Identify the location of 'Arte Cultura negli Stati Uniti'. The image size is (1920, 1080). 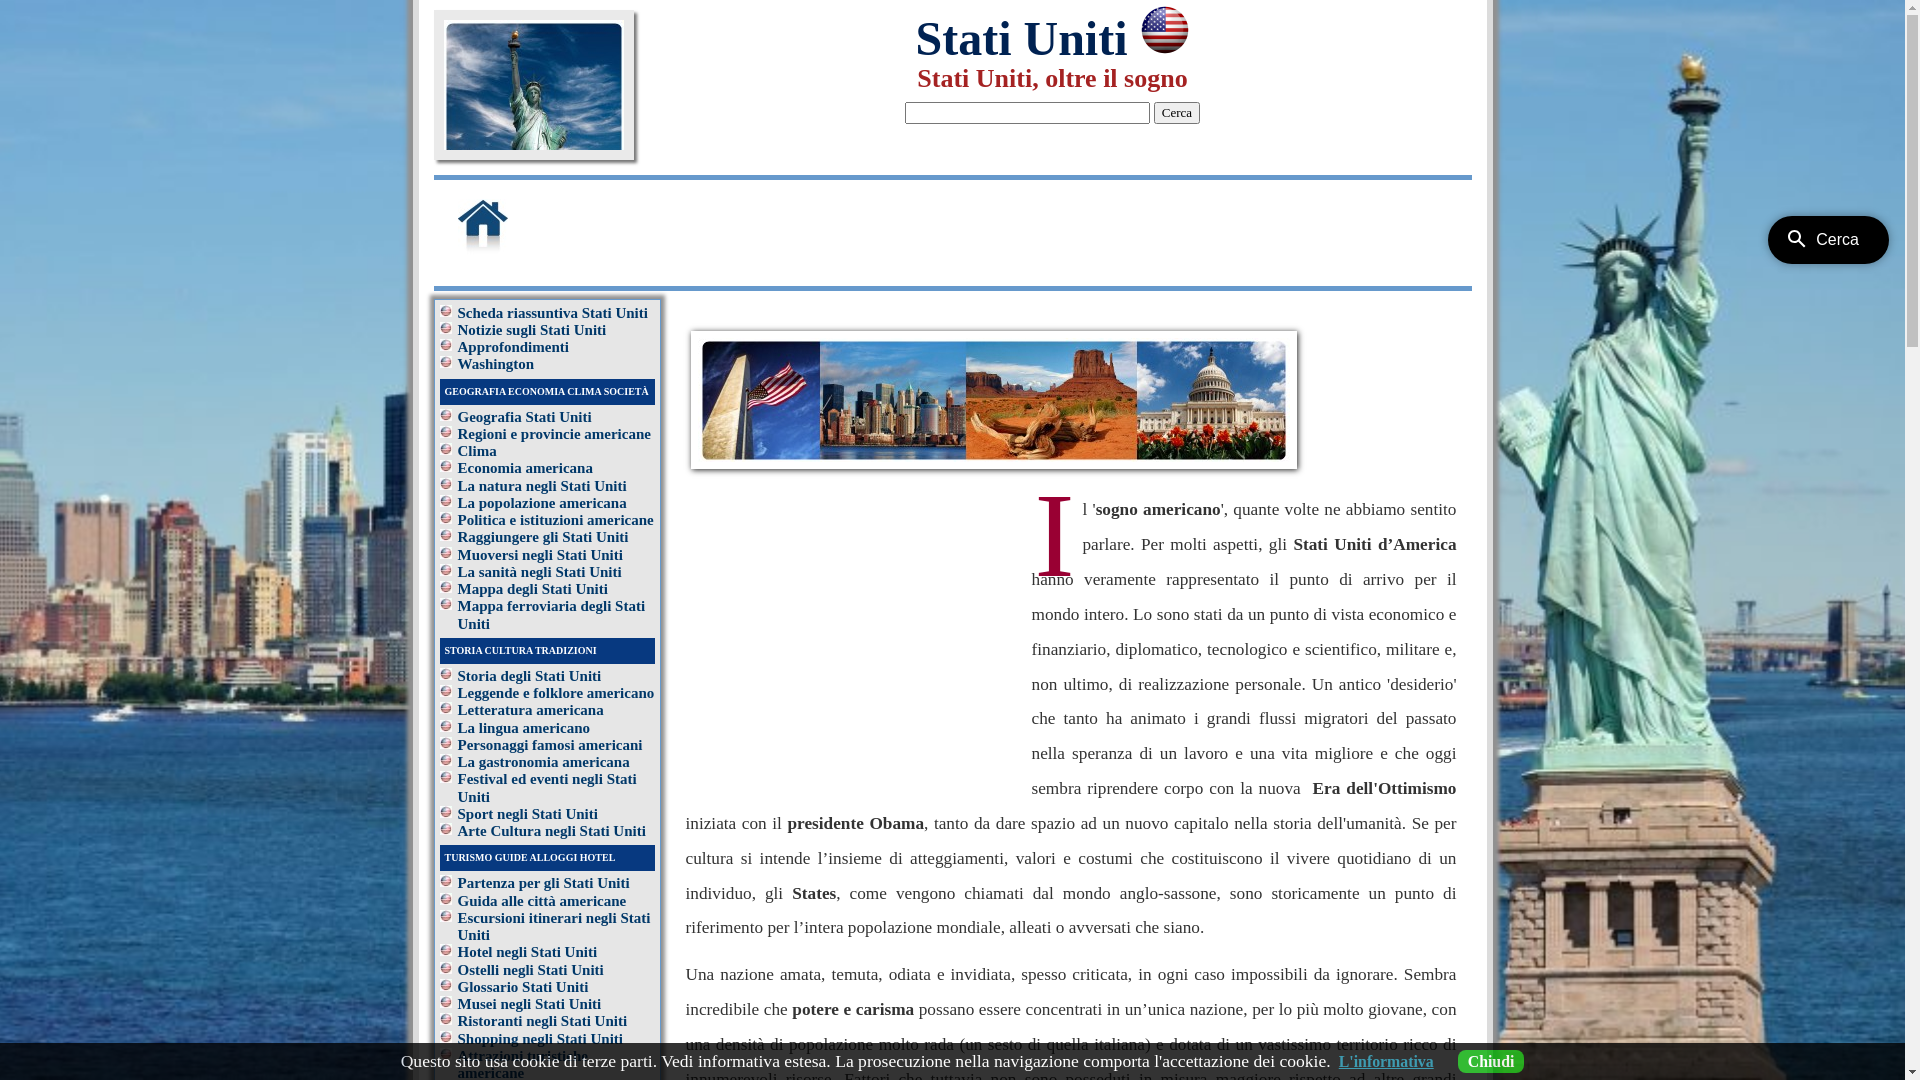
(552, 830).